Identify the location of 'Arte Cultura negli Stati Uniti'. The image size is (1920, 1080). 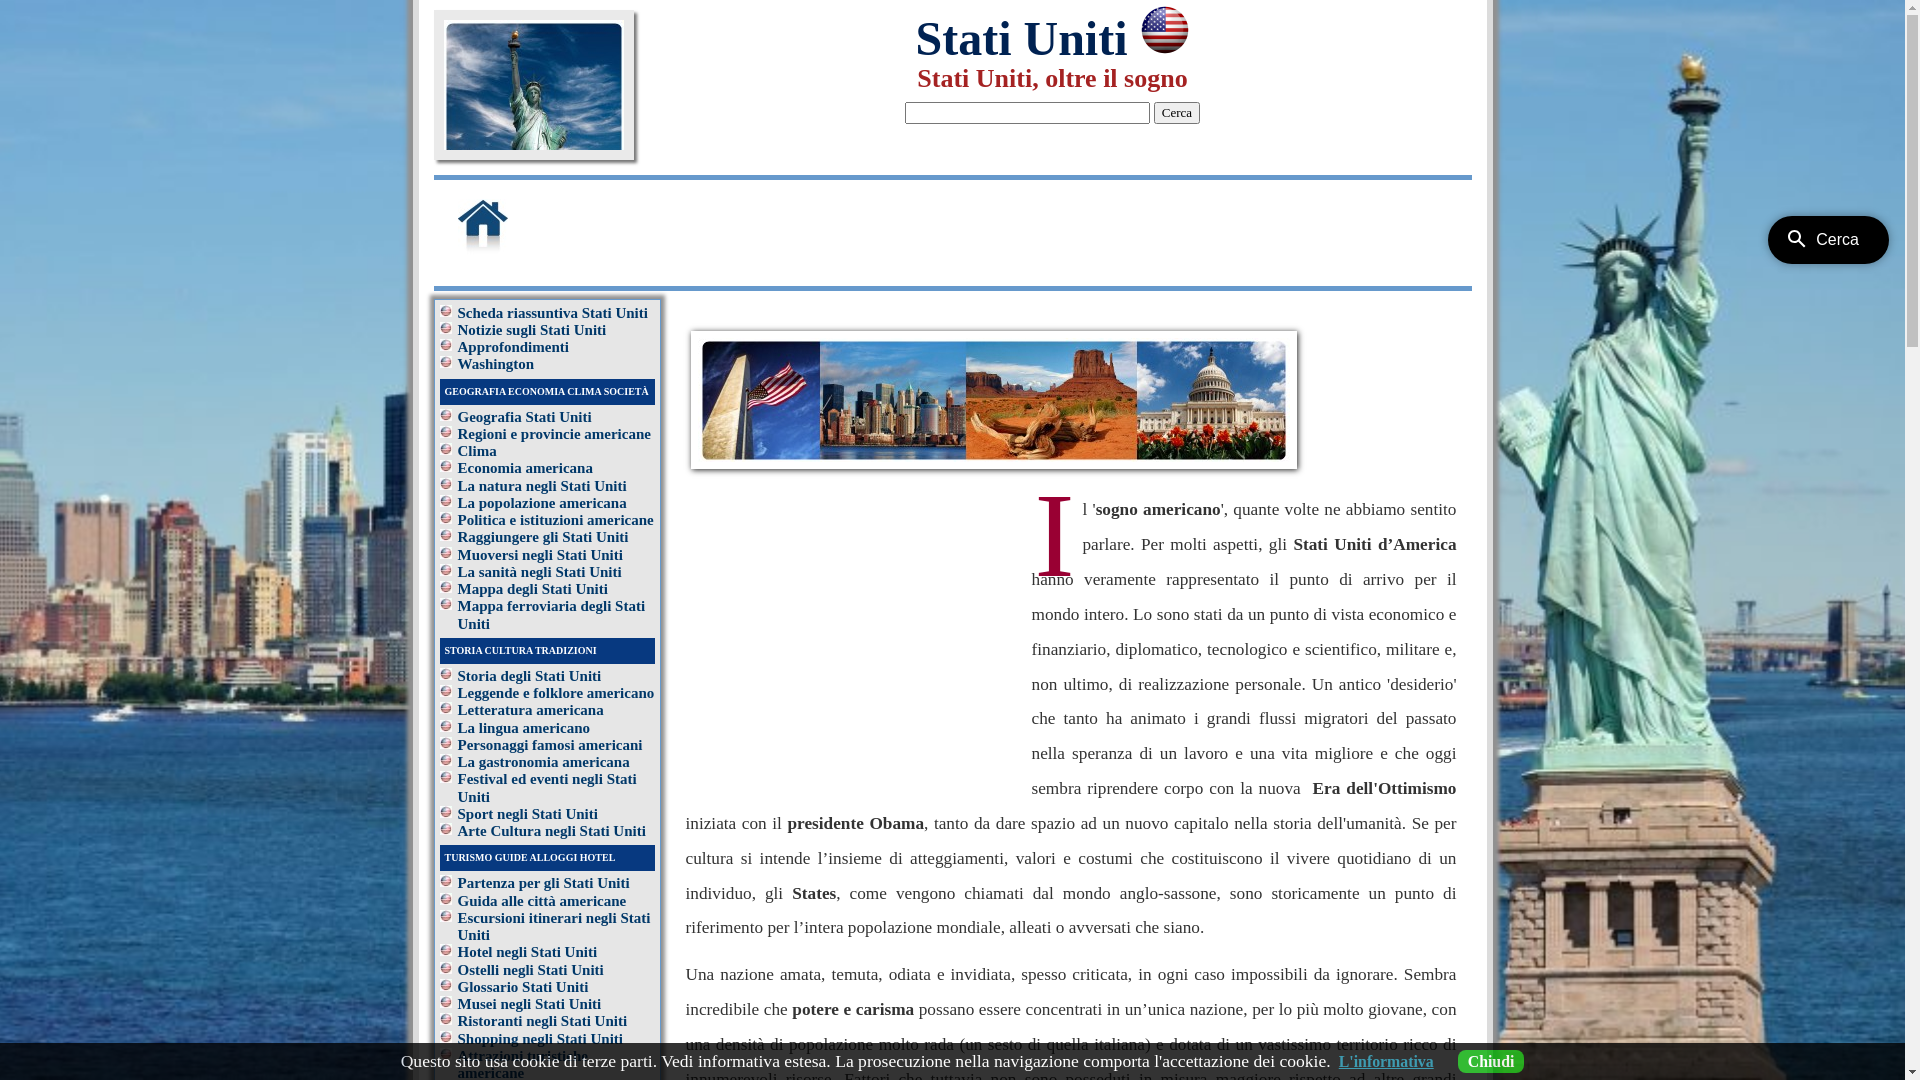
(552, 830).